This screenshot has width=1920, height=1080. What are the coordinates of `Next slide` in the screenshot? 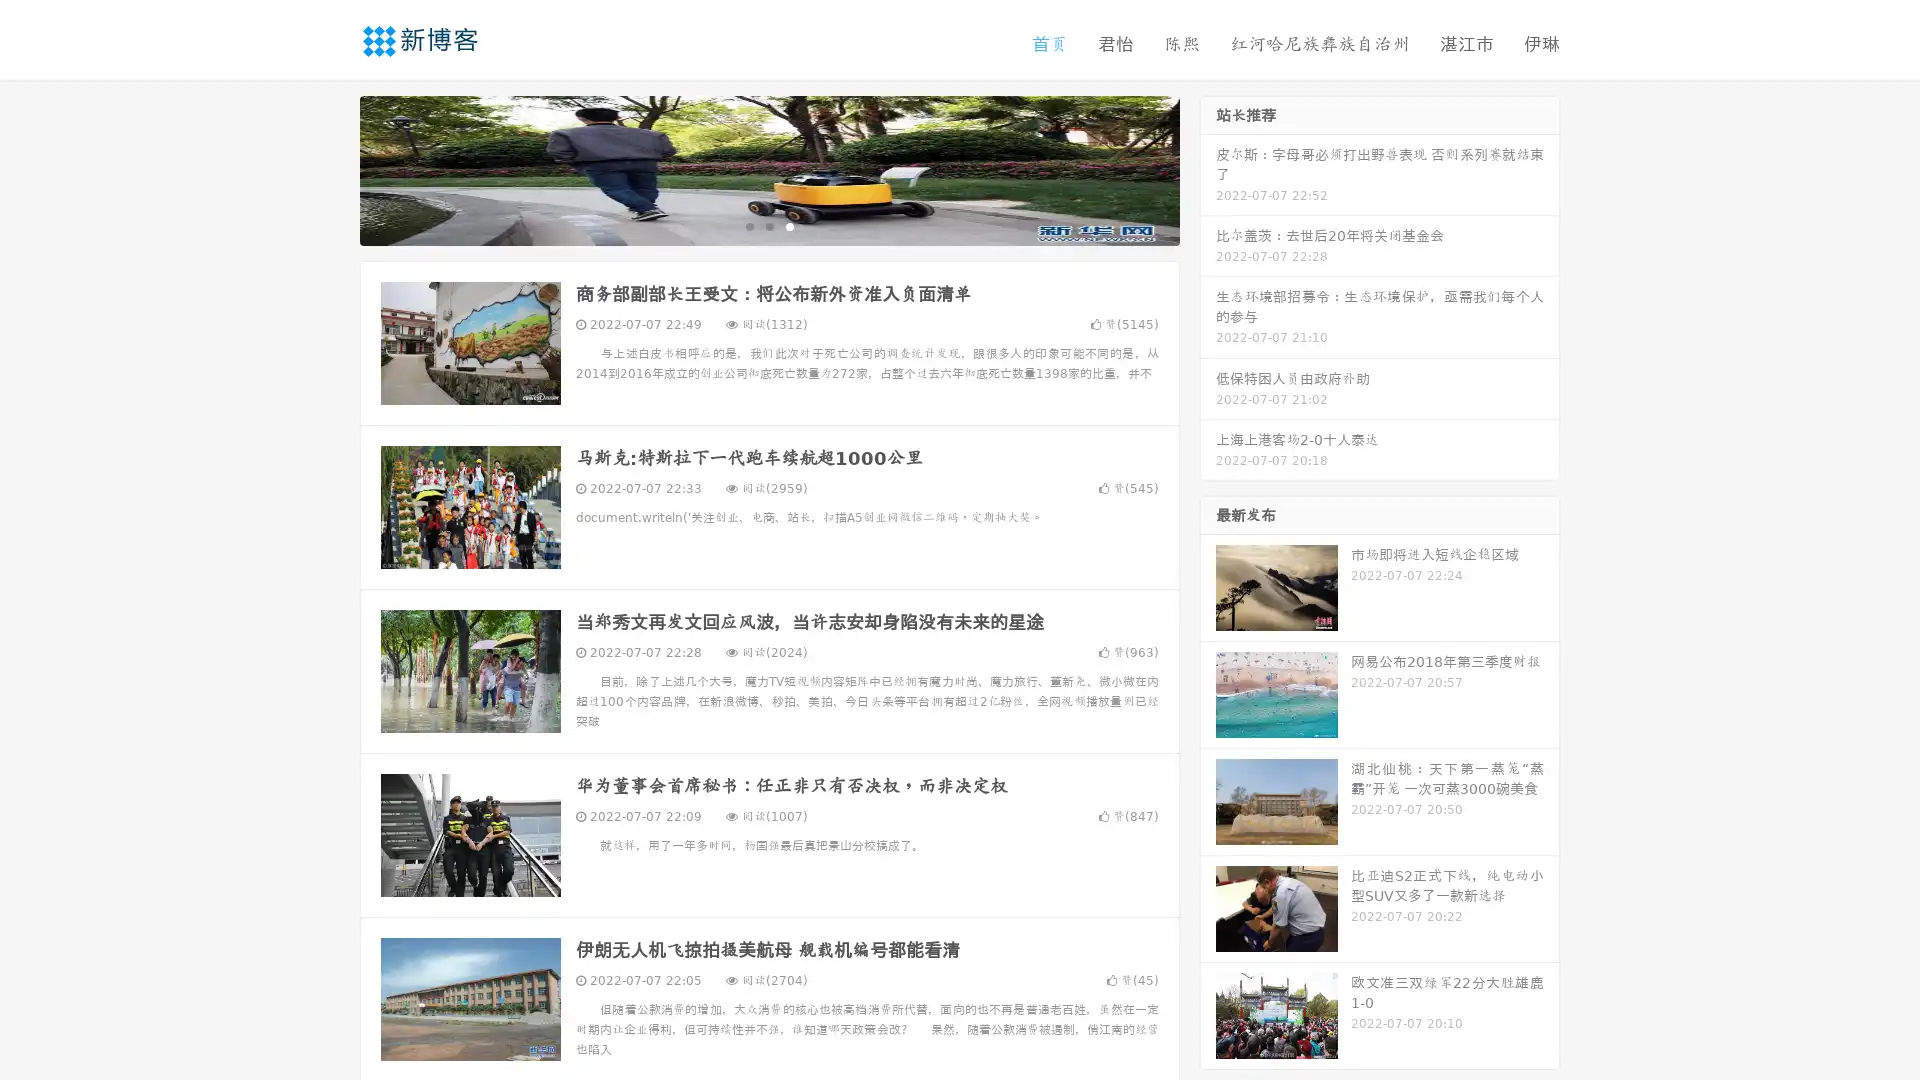 It's located at (1208, 168).